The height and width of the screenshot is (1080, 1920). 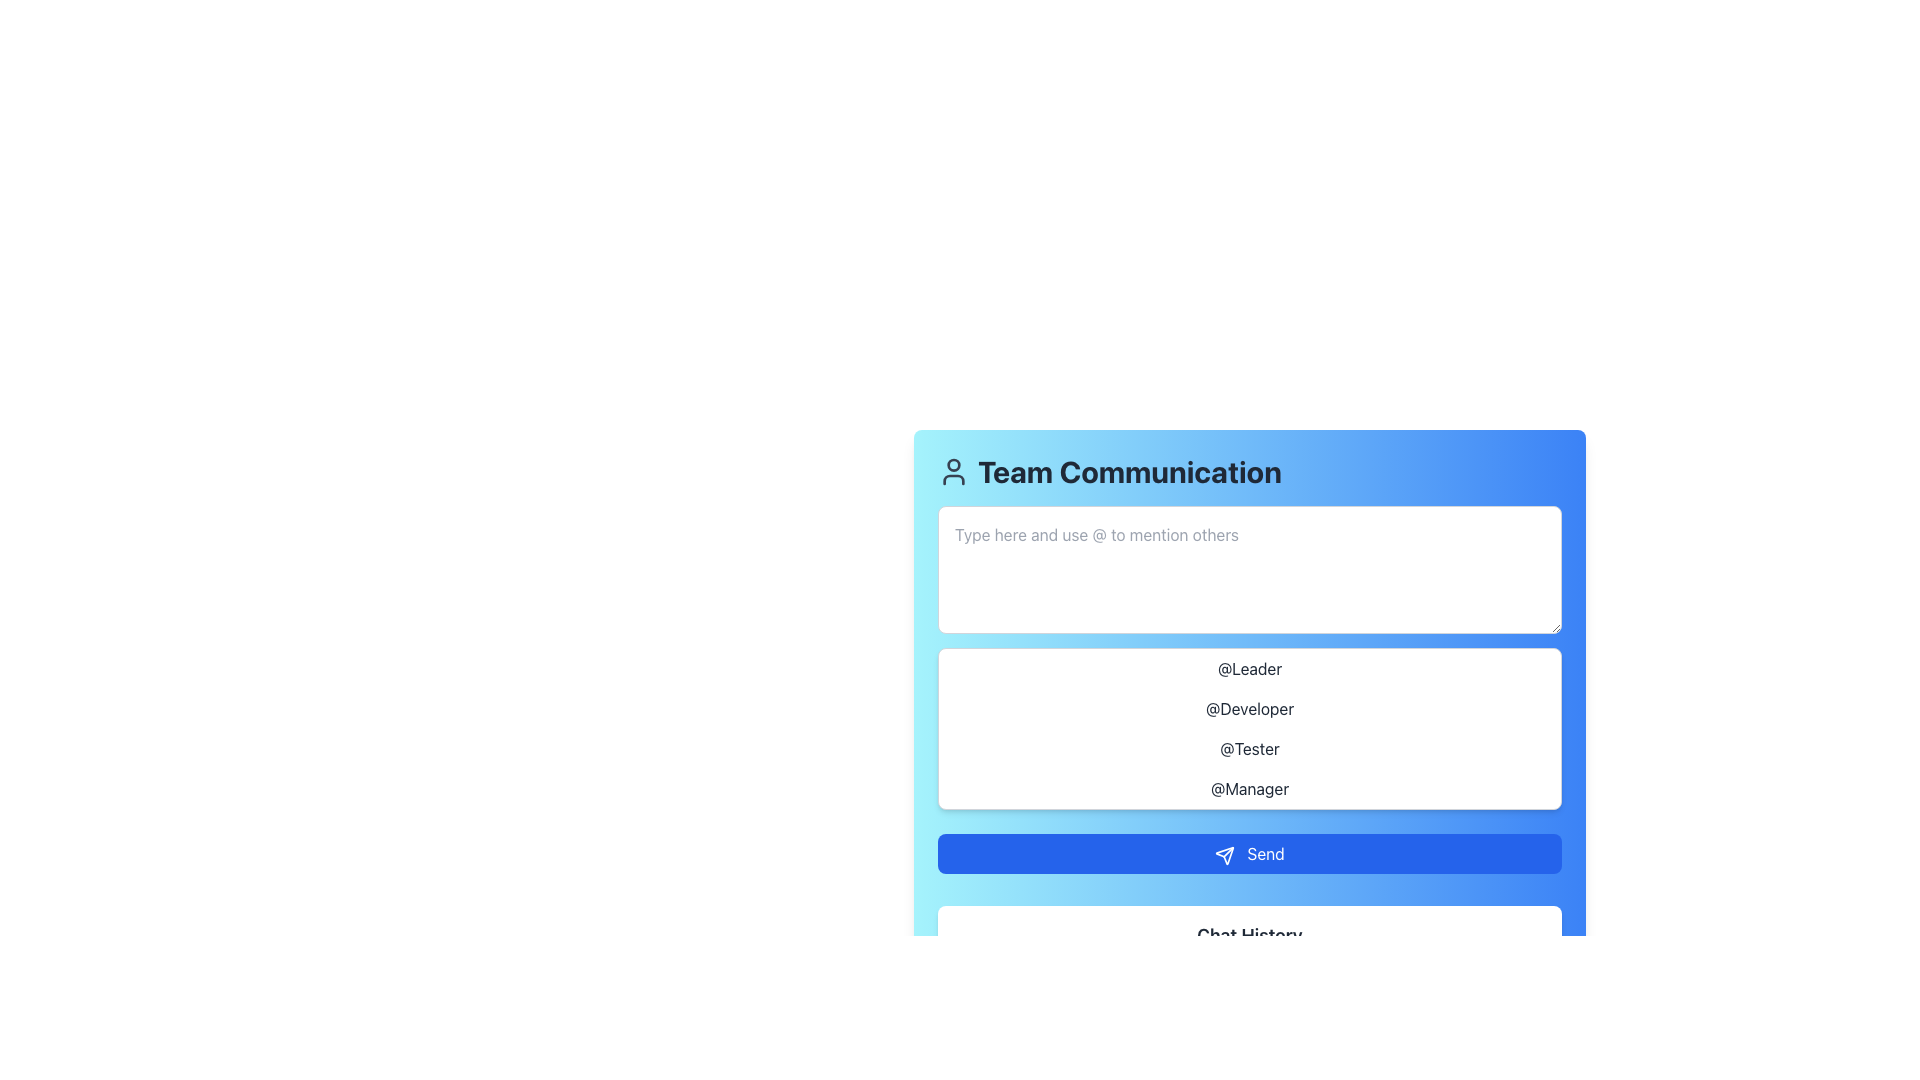 I want to click on the selectable label '@Developer', so click(x=1248, y=708).